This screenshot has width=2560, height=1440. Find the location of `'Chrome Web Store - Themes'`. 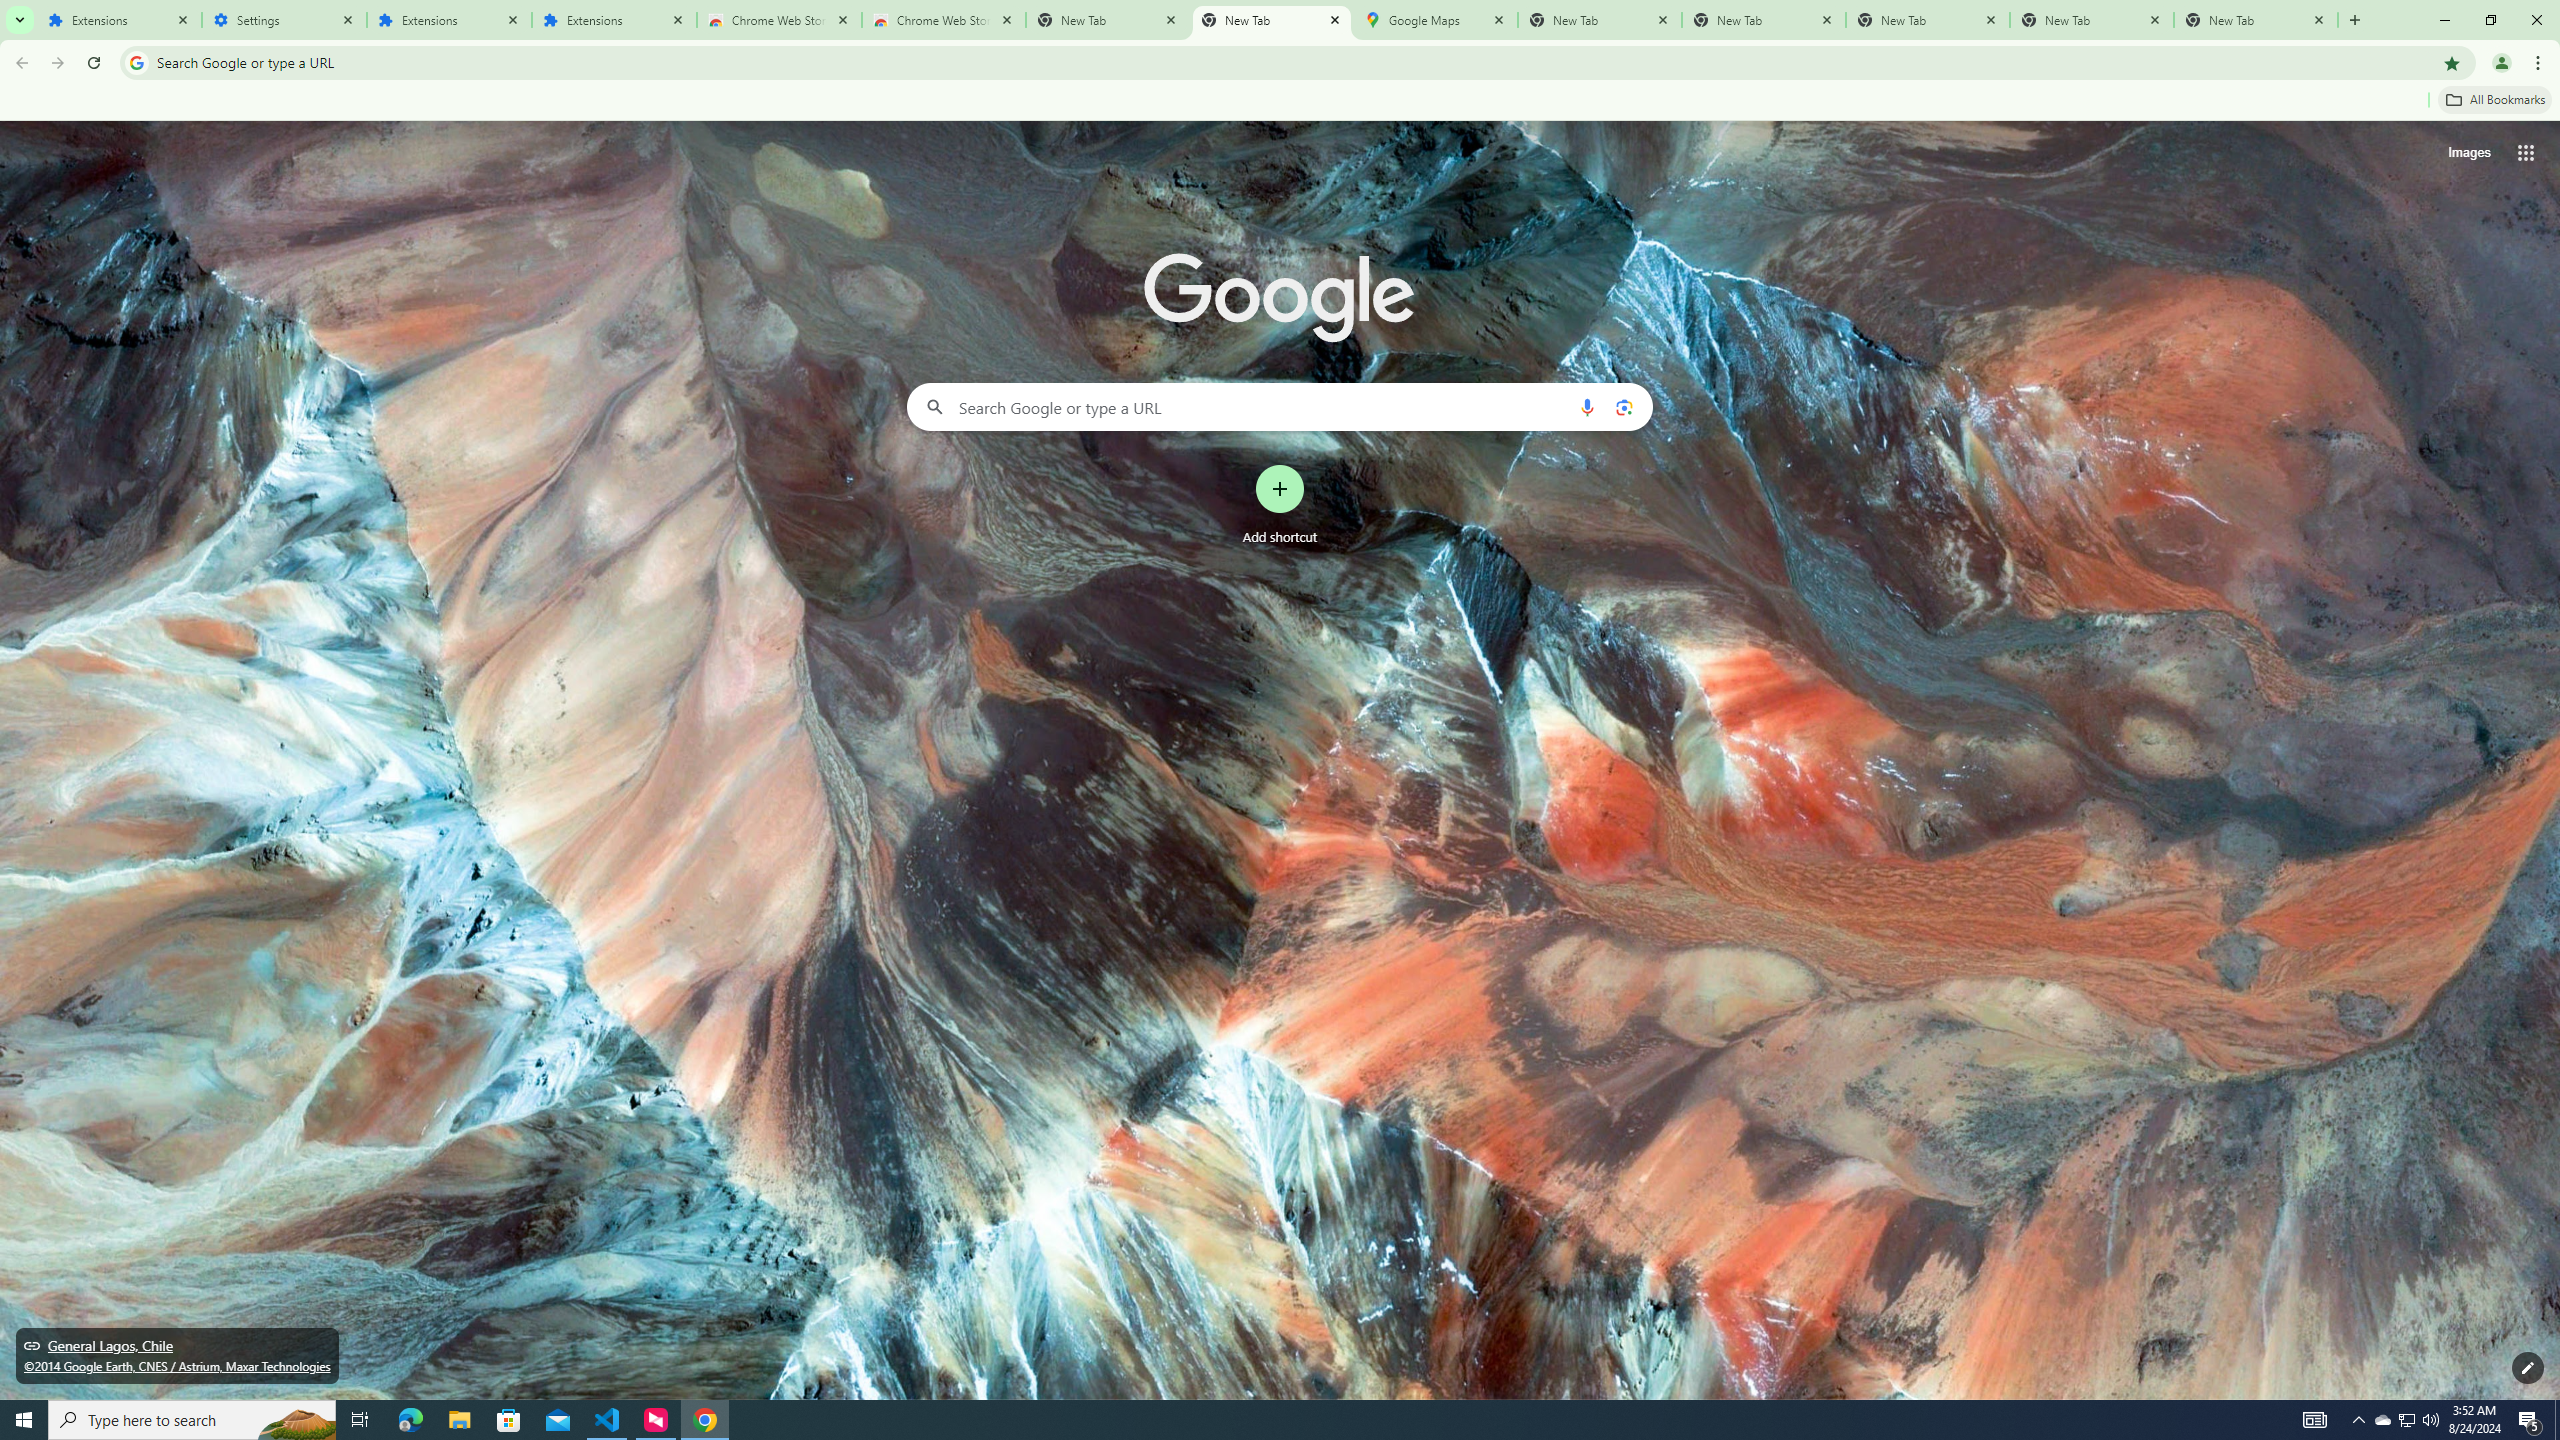

'Chrome Web Store - Themes' is located at coordinates (942, 19).